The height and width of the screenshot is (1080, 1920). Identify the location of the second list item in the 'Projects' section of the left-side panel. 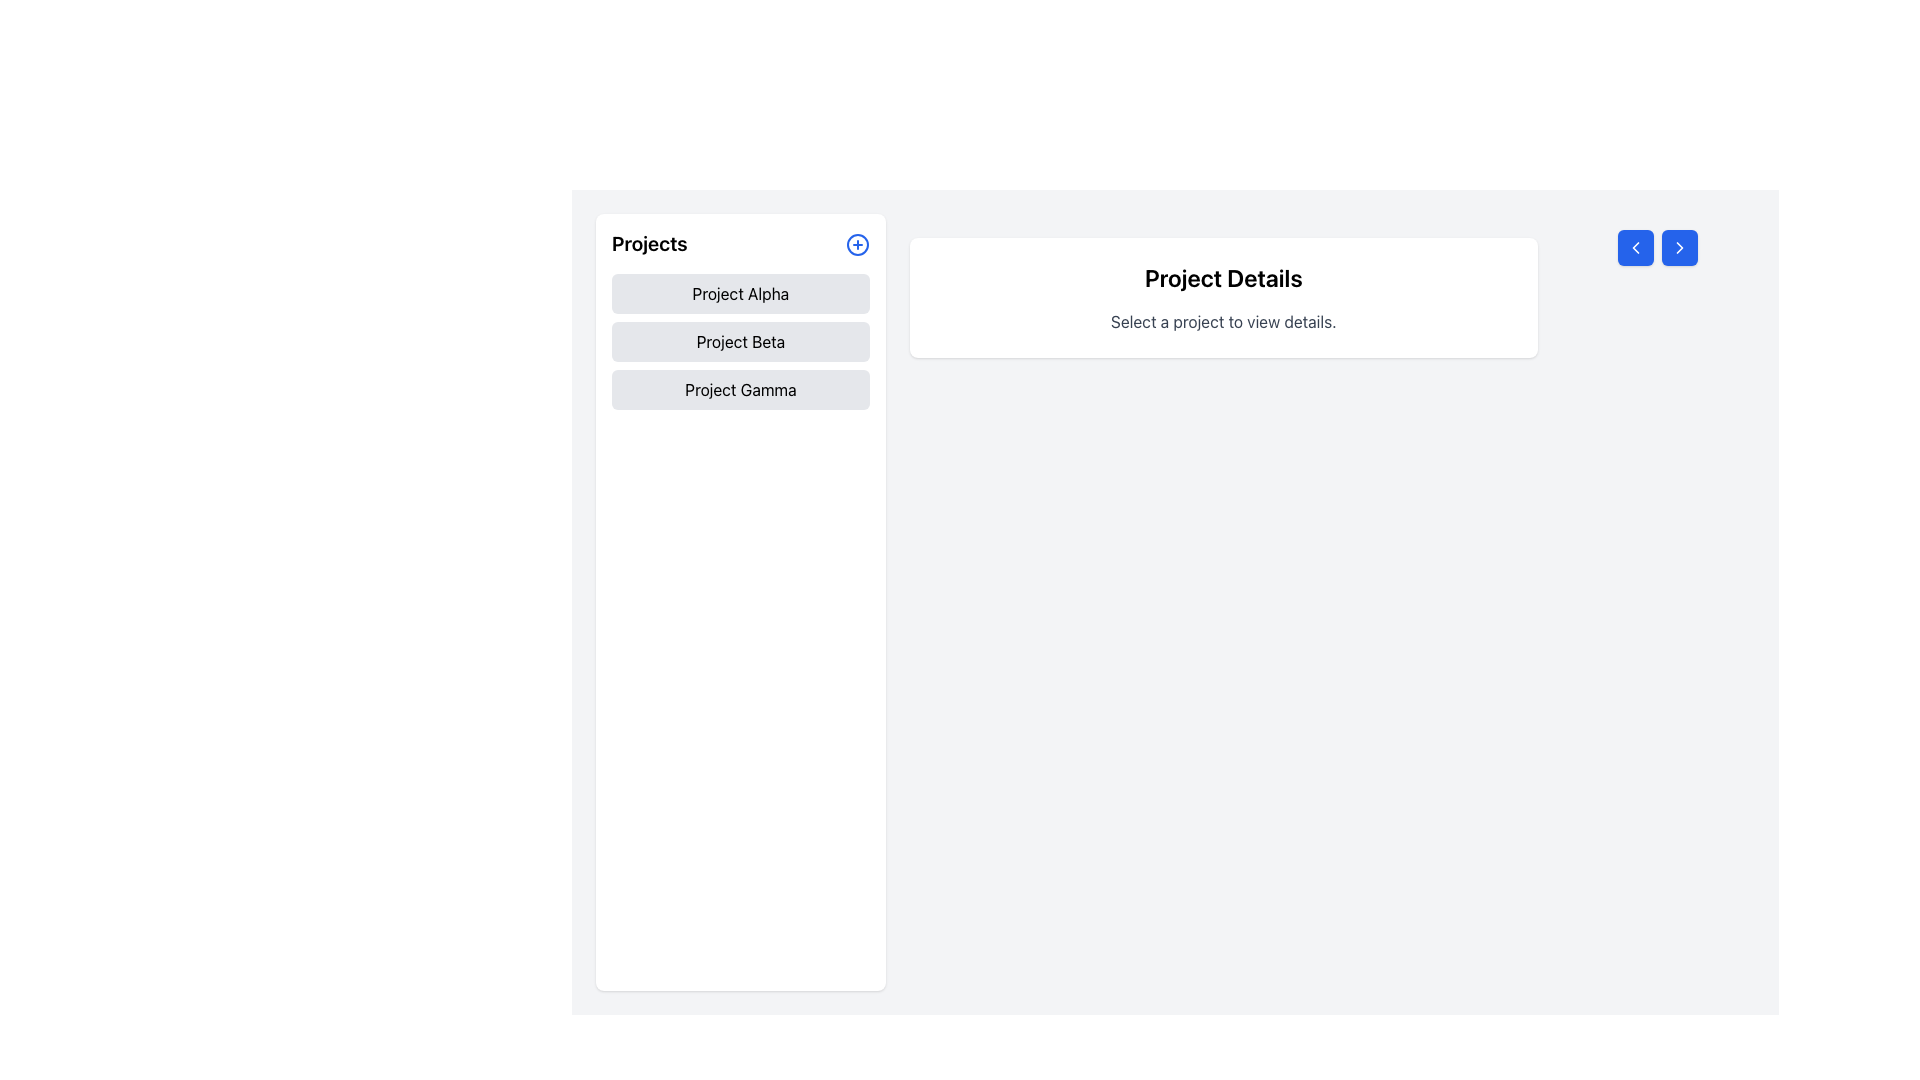
(739, 341).